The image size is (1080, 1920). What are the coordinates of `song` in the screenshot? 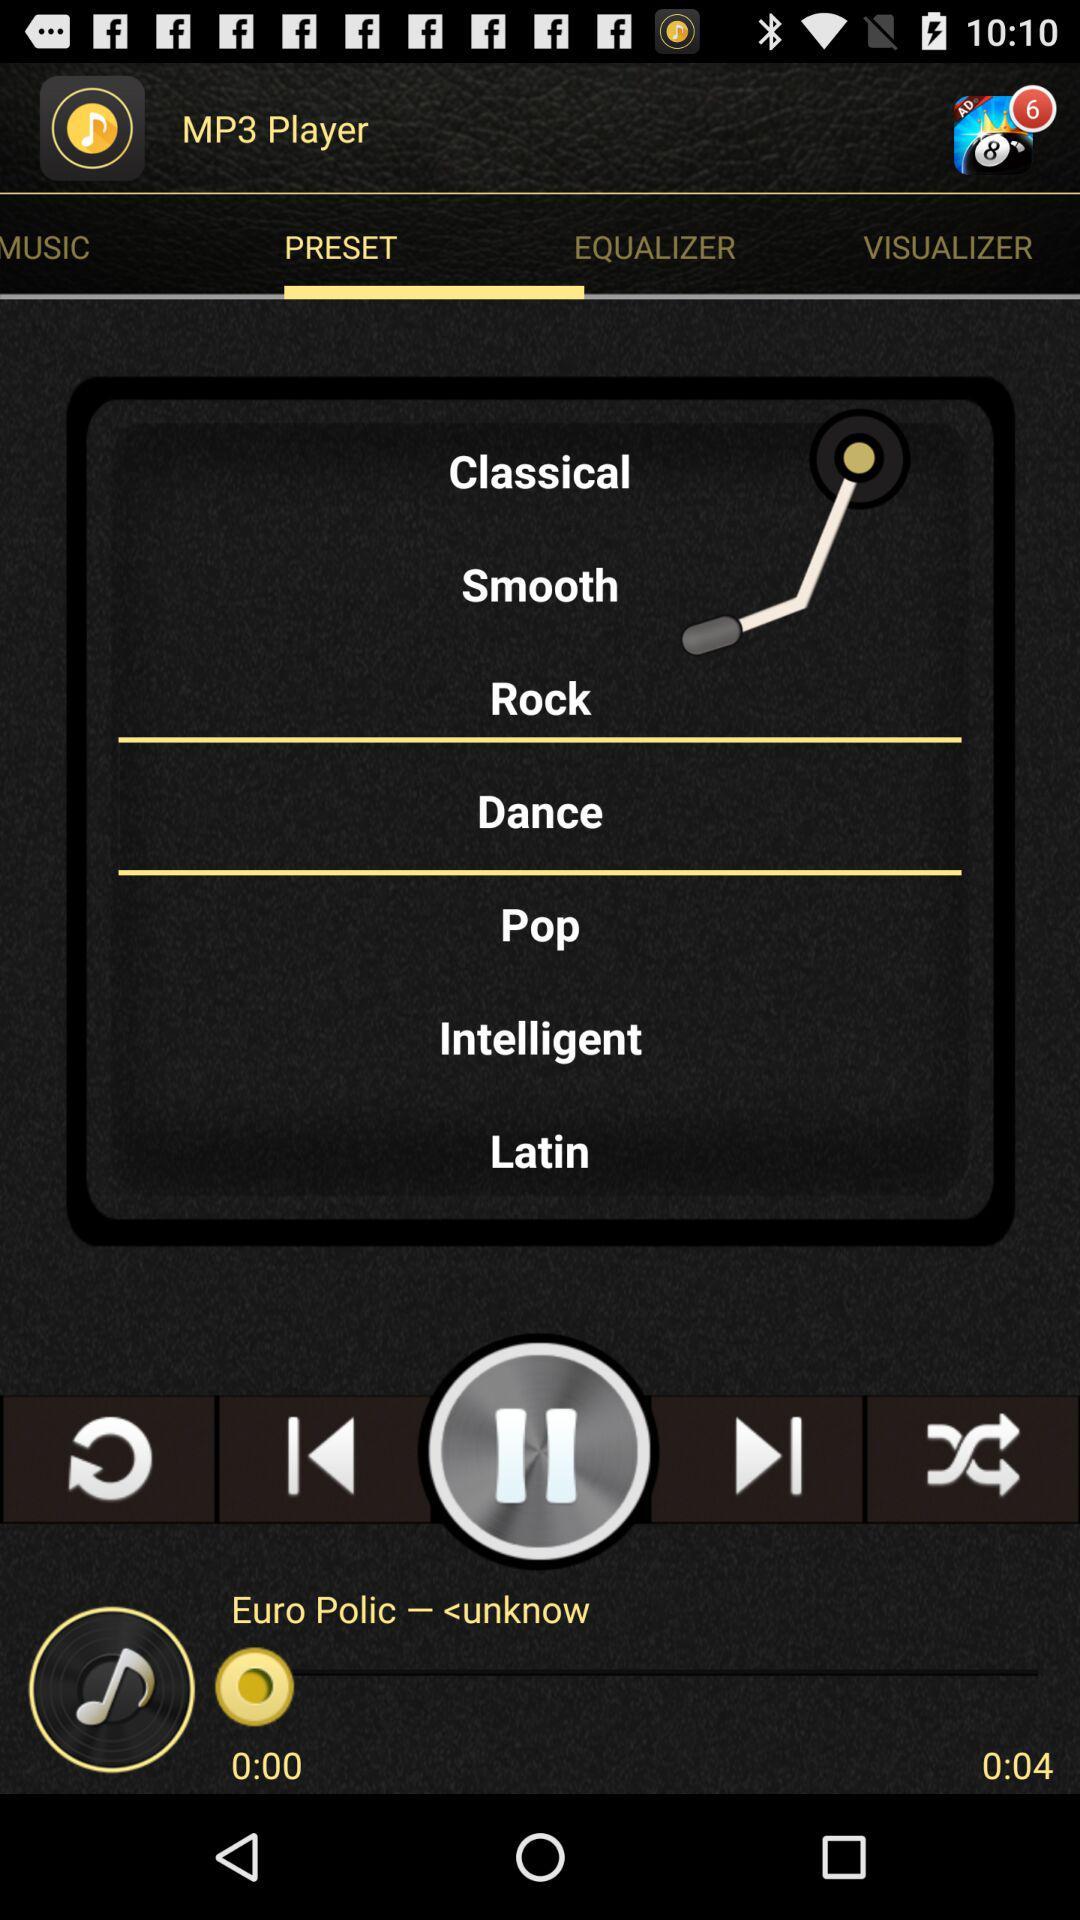 It's located at (538, 1452).